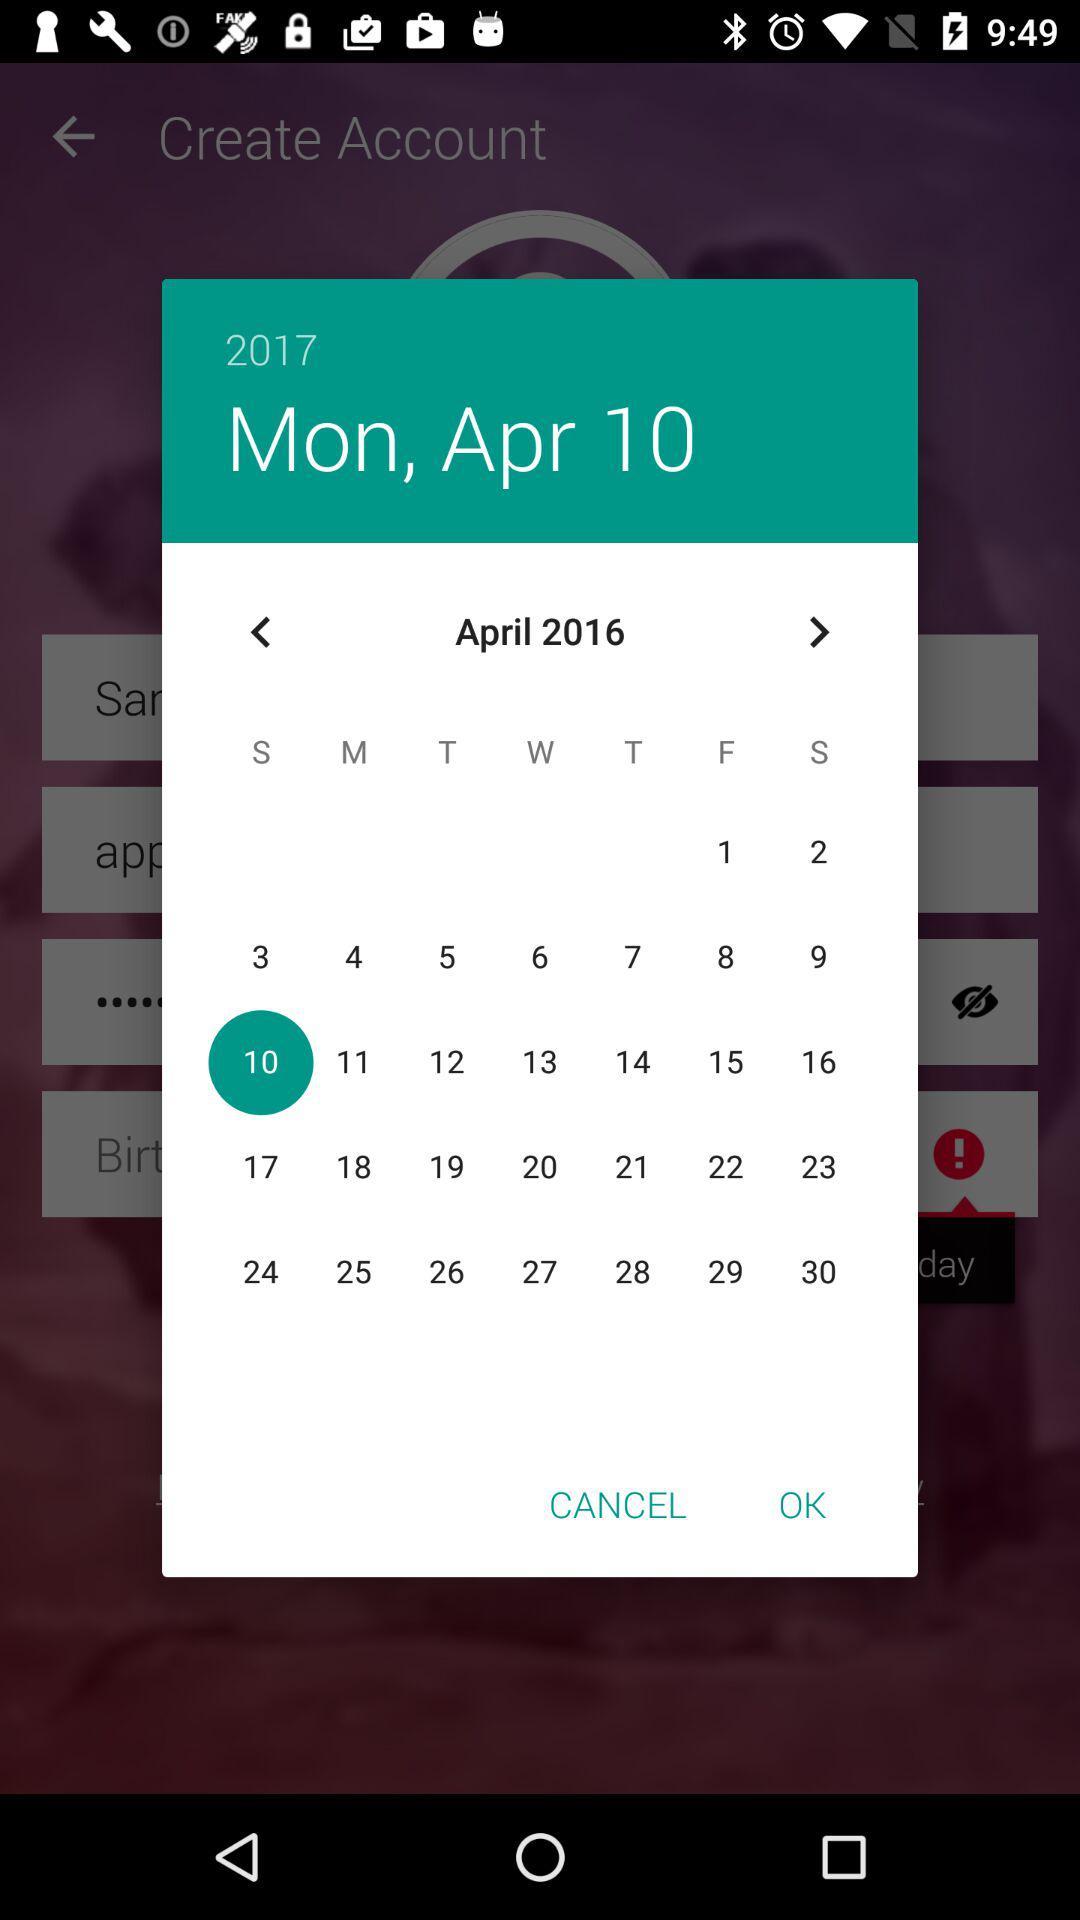  Describe the element at coordinates (801, 1503) in the screenshot. I see `icon next to the cancel icon` at that location.